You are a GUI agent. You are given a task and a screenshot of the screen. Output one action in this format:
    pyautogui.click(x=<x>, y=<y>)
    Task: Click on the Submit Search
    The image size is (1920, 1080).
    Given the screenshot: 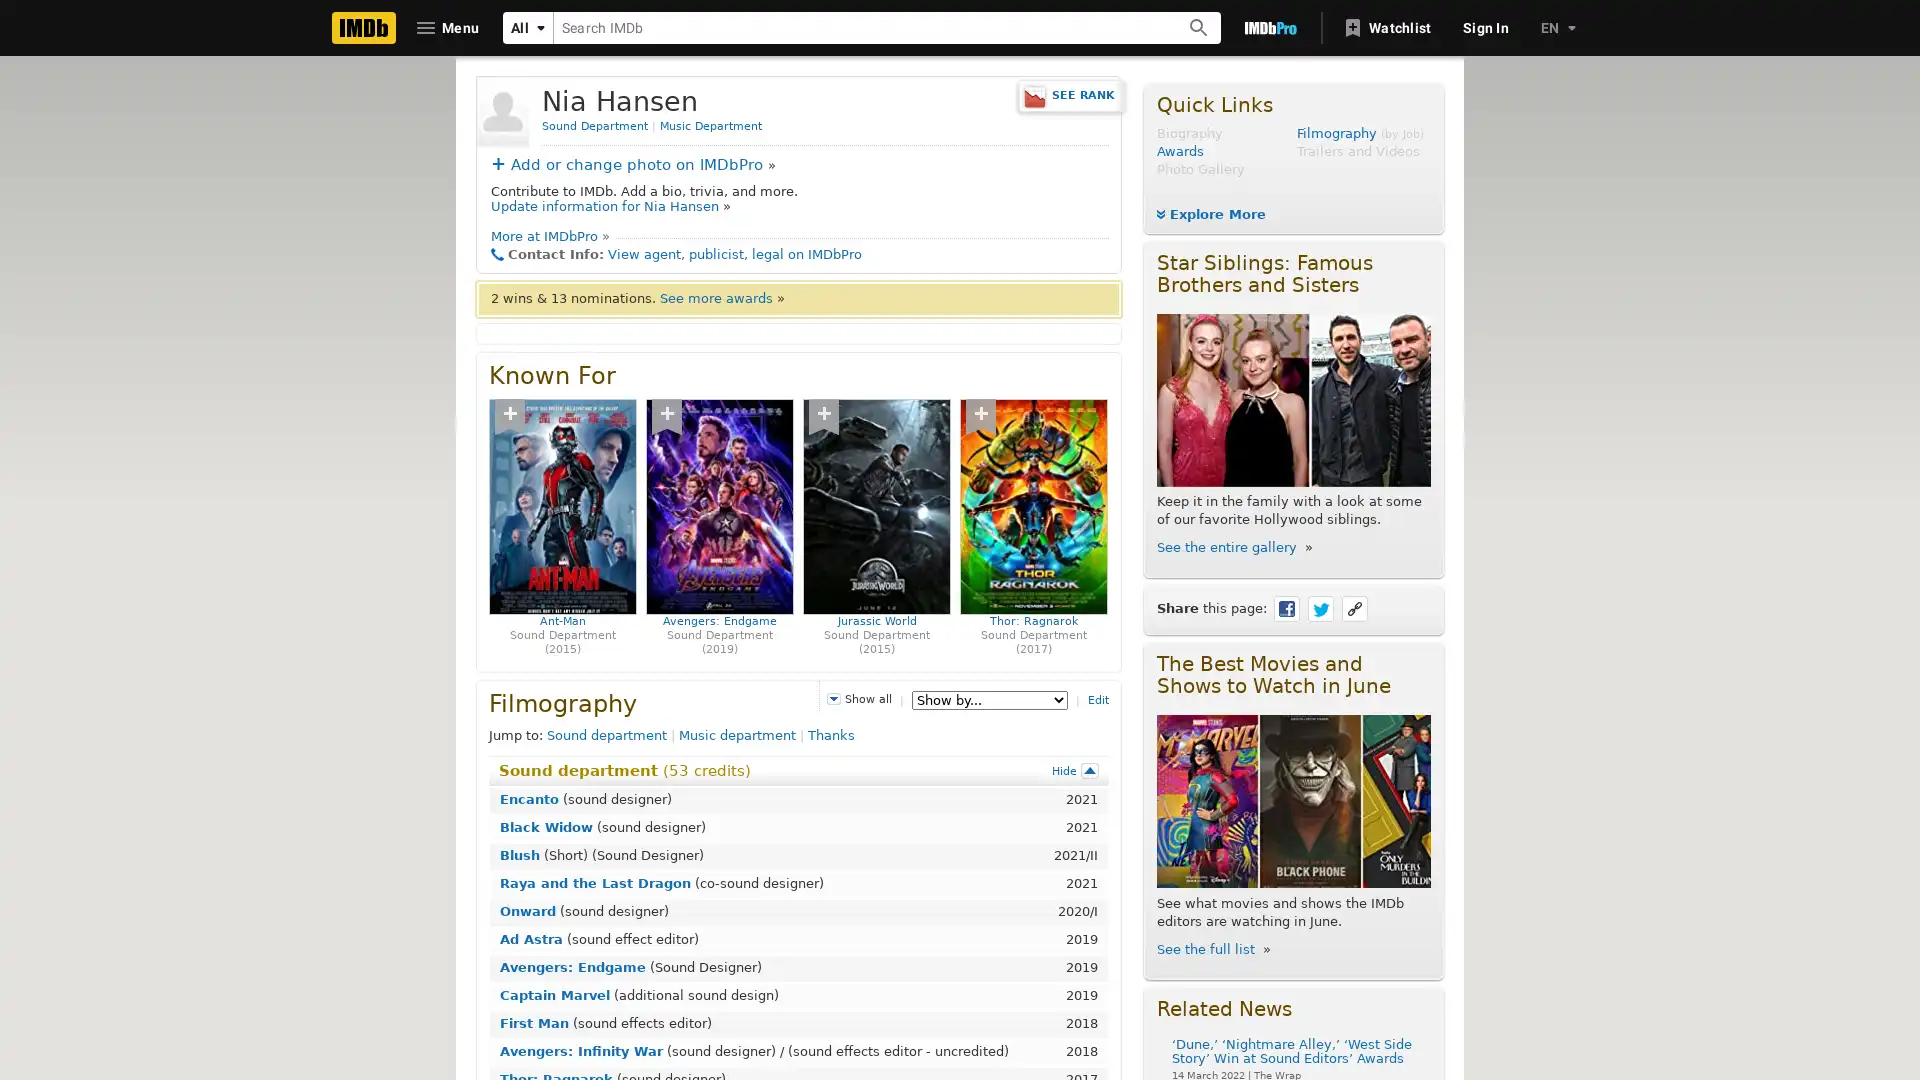 What is the action you would take?
    pyautogui.click(x=1199, y=27)
    